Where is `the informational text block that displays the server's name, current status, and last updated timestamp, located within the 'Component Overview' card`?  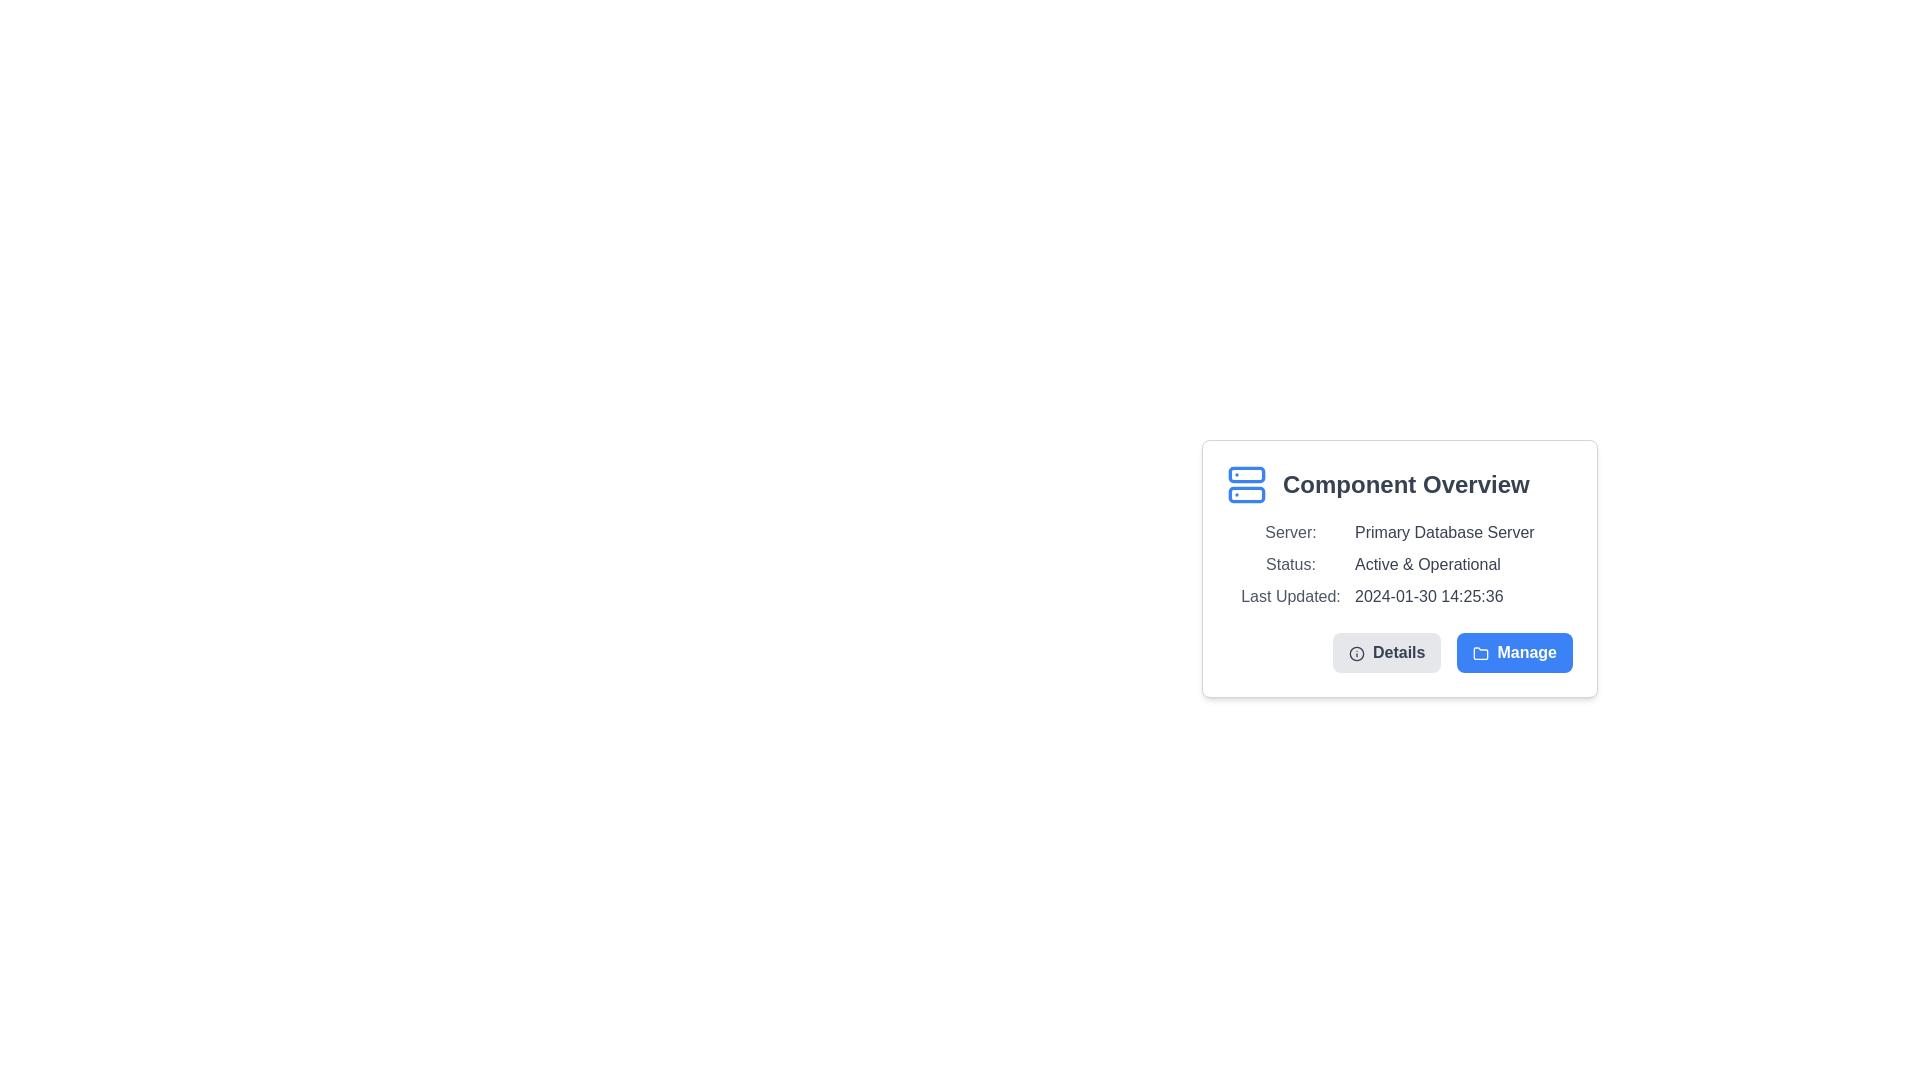
the informational text block that displays the server's name, current status, and last updated timestamp, located within the 'Component Overview' card is located at coordinates (1399, 564).